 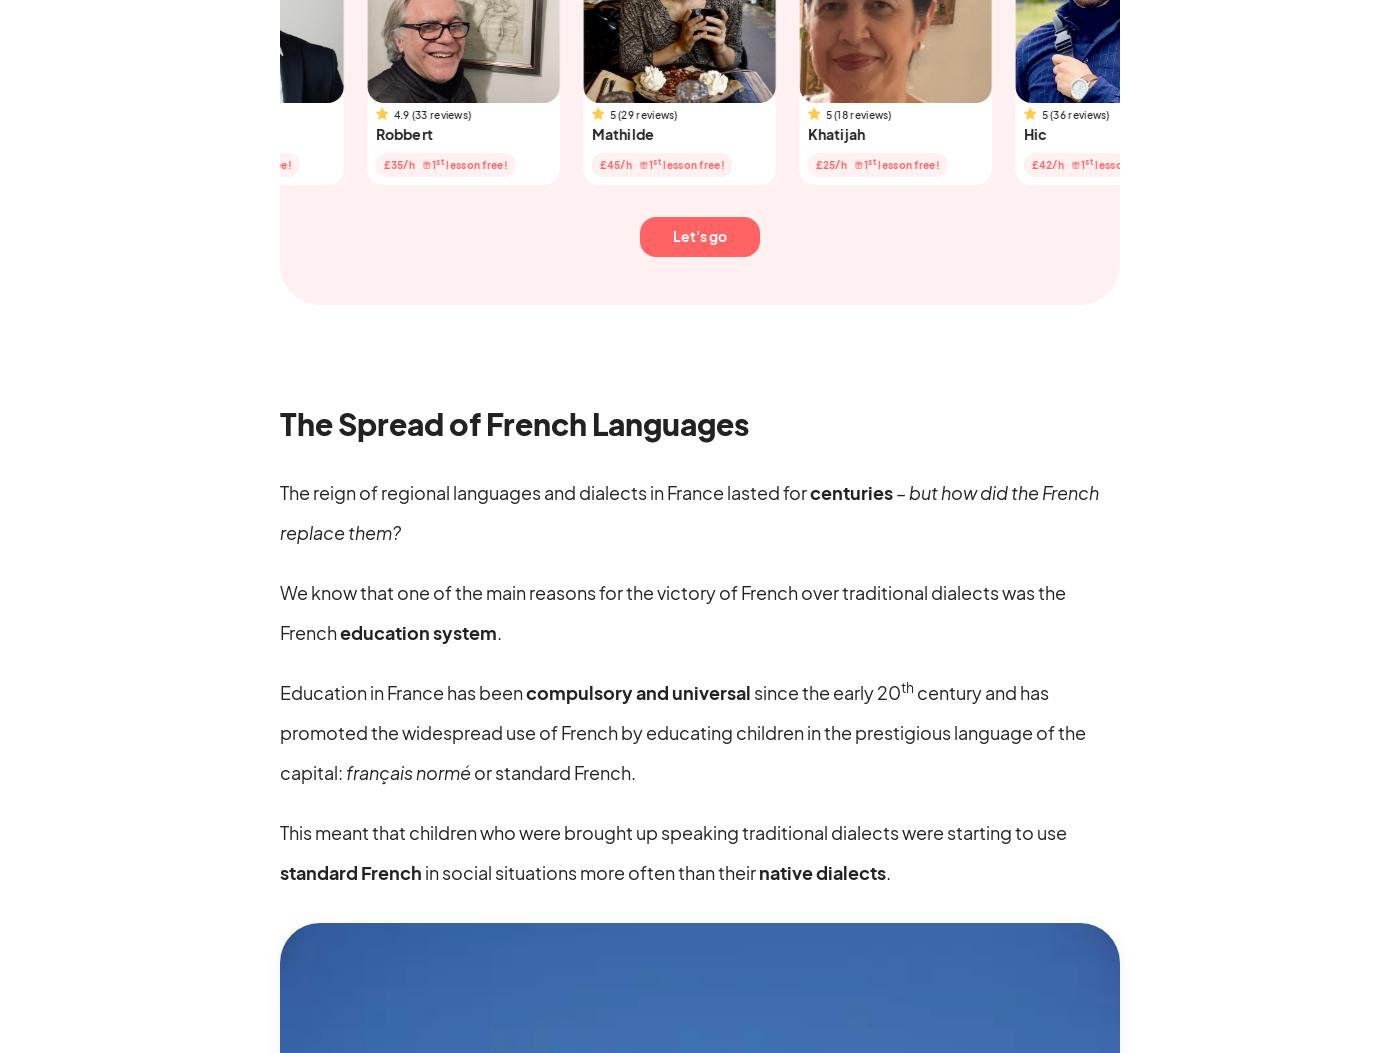 I want to click on 'compulsory and universal', so click(x=638, y=691).